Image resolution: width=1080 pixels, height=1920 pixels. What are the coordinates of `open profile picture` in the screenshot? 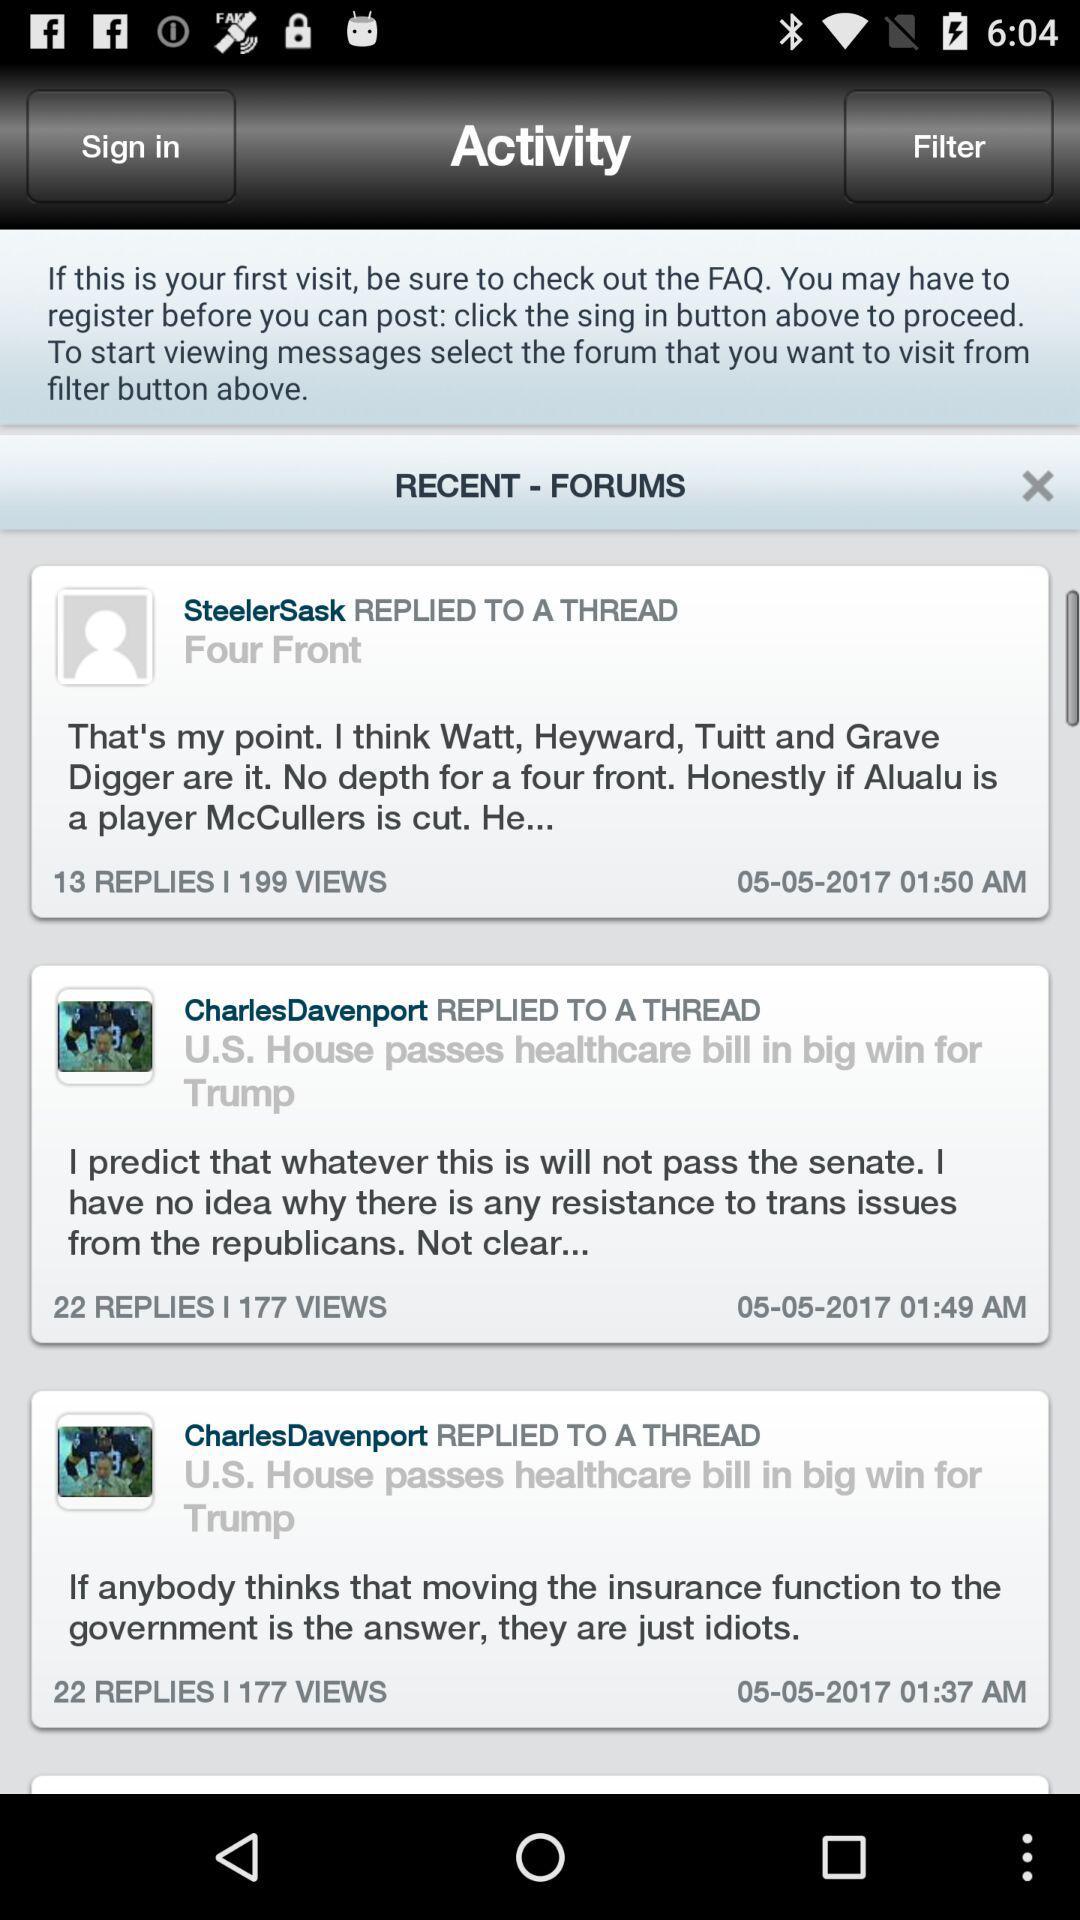 It's located at (104, 635).